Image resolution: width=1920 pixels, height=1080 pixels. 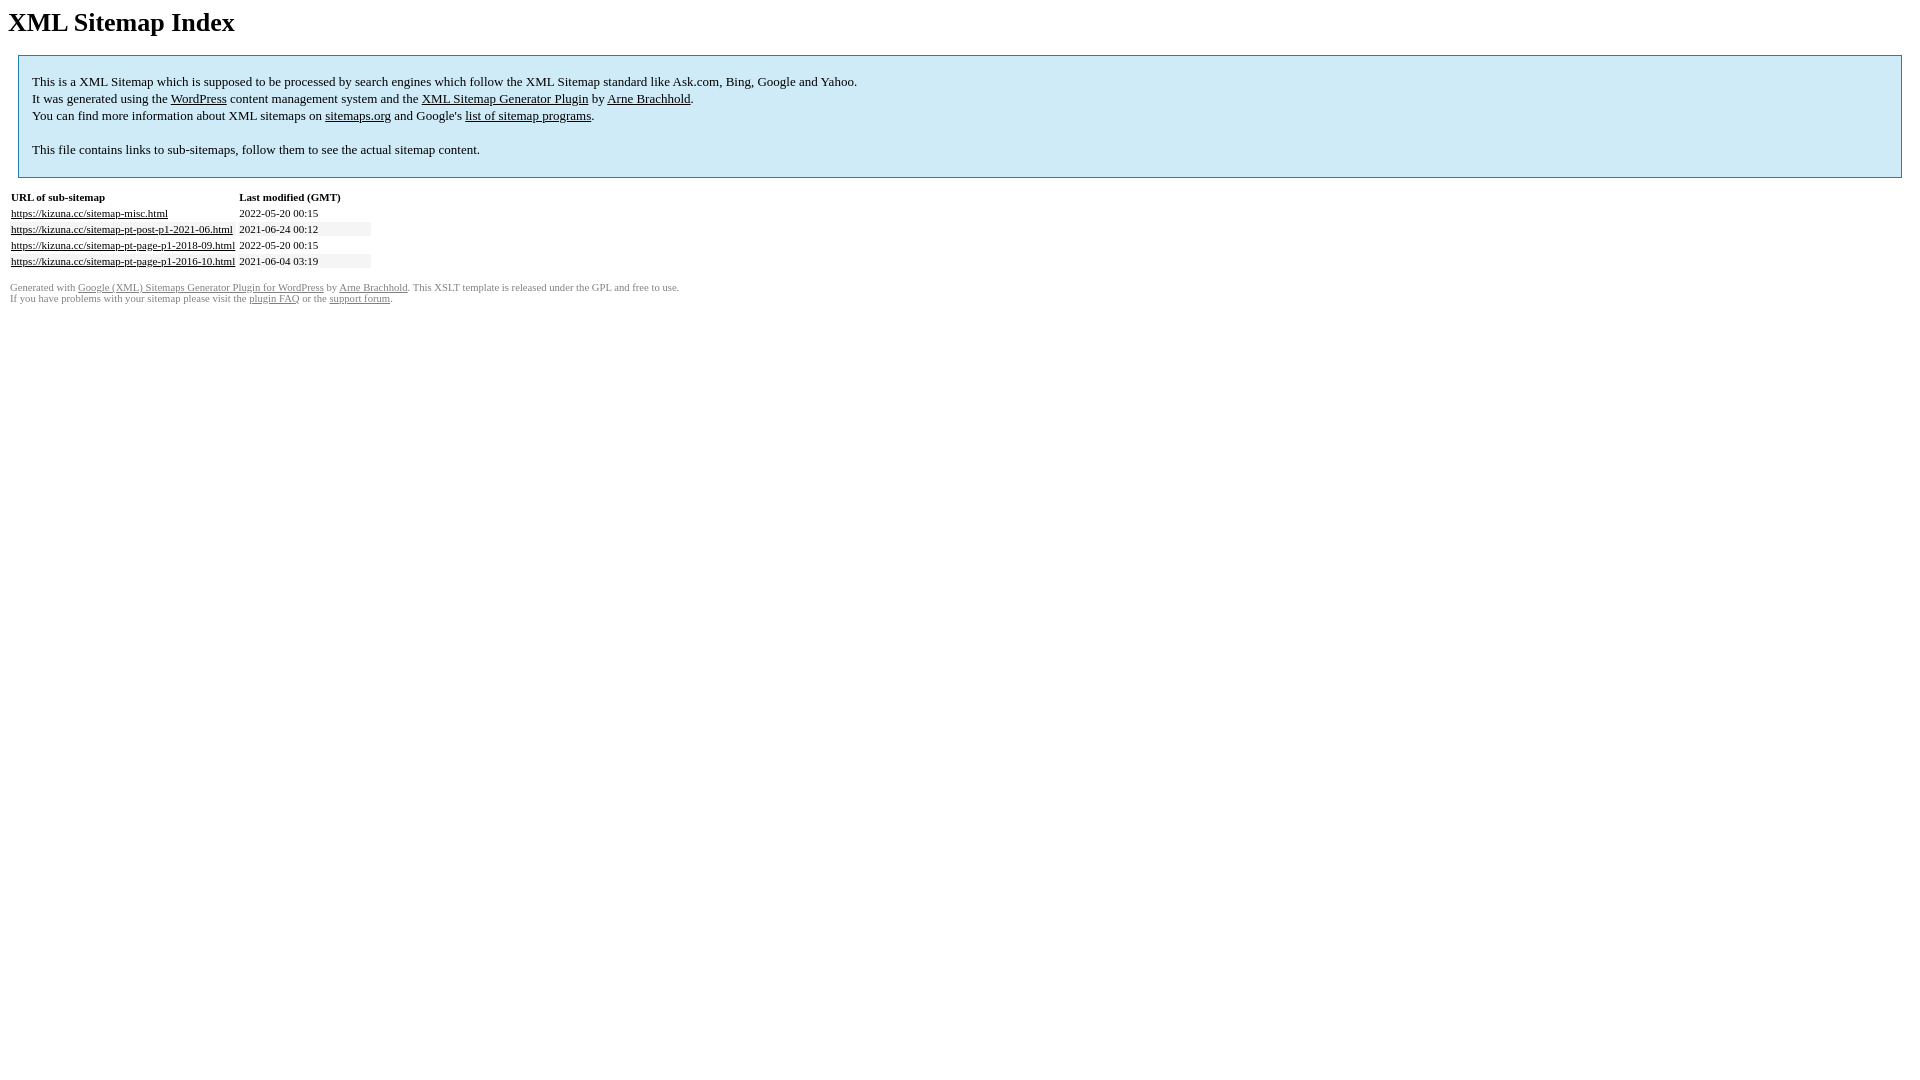 What do you see at coordinates (122, 244) in the screenshot?
I see `'https://kizuna.cc/sitemap-pt-page-p1-2018-09.html'` at bounding box center [122, 244].